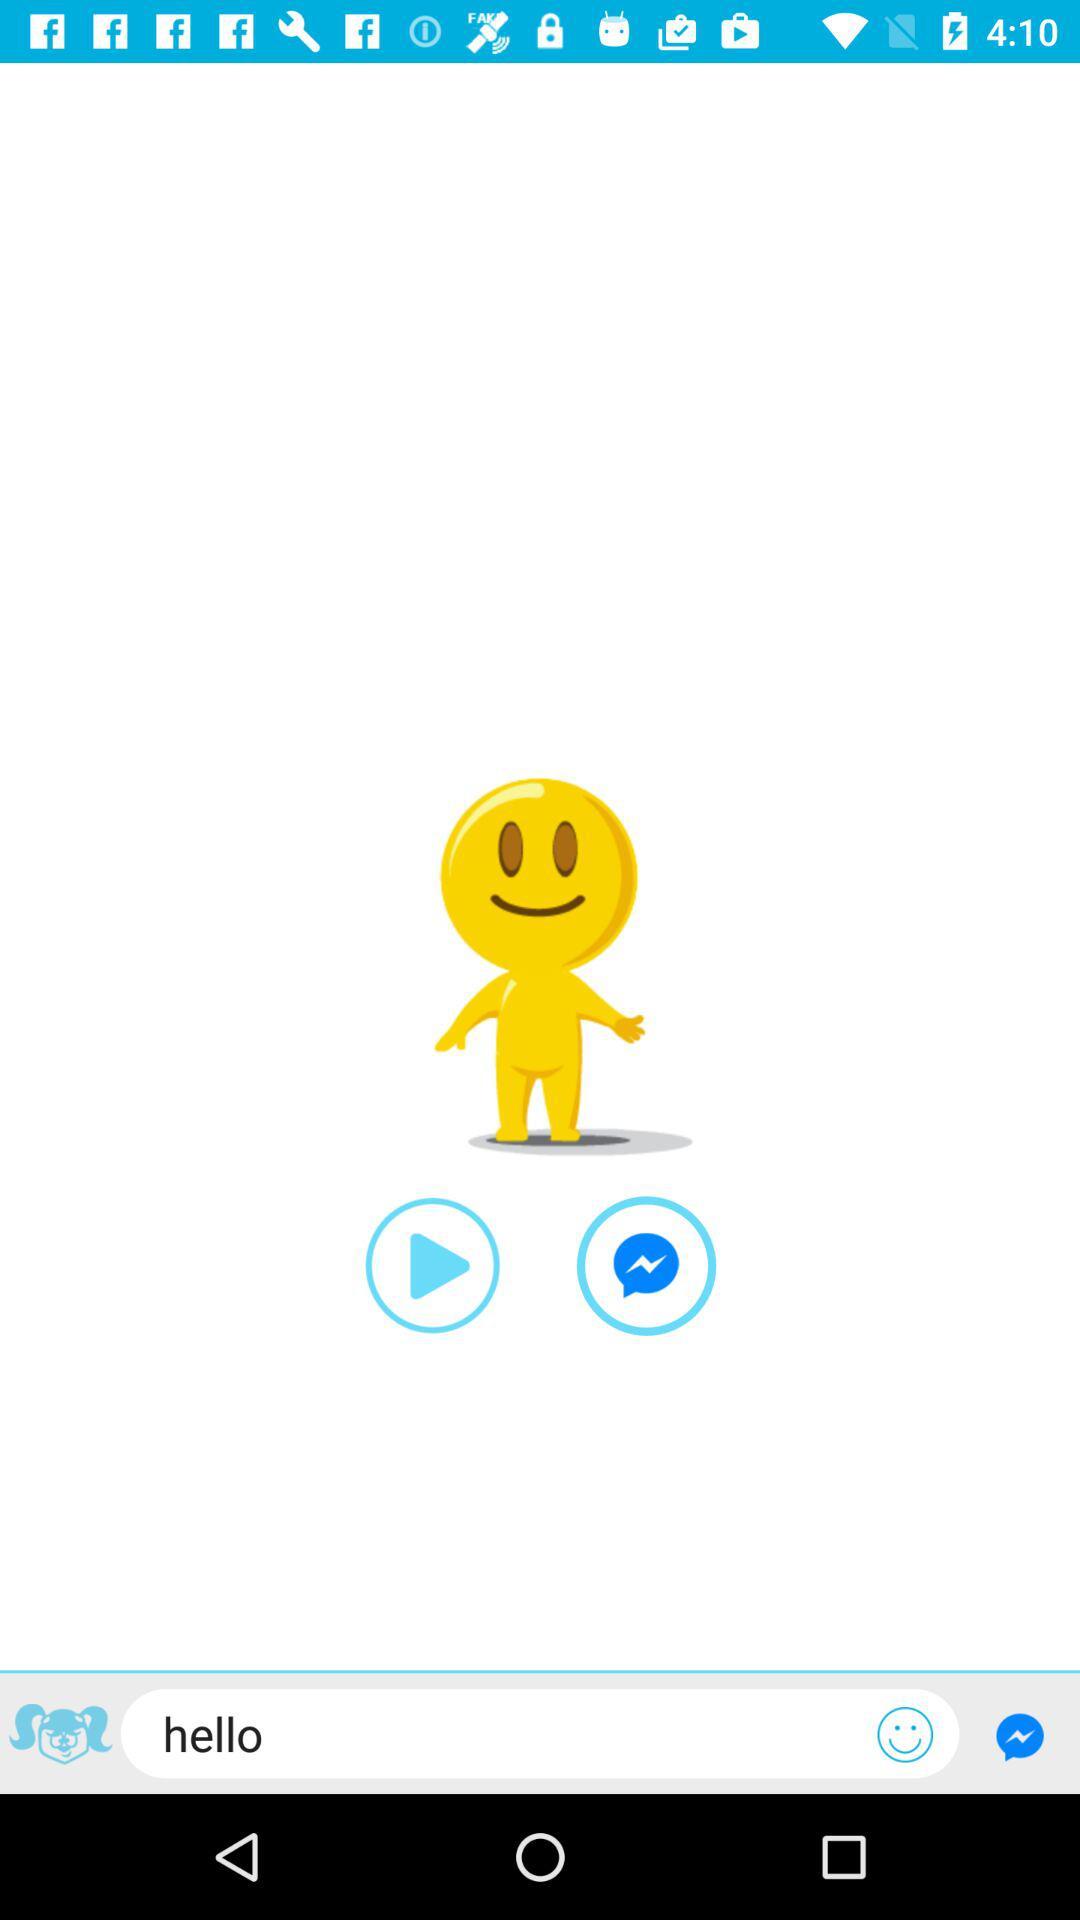 This screenshot has width=1080, height=1920. I want to click on open emoji keyboard, so click(905, 1733).